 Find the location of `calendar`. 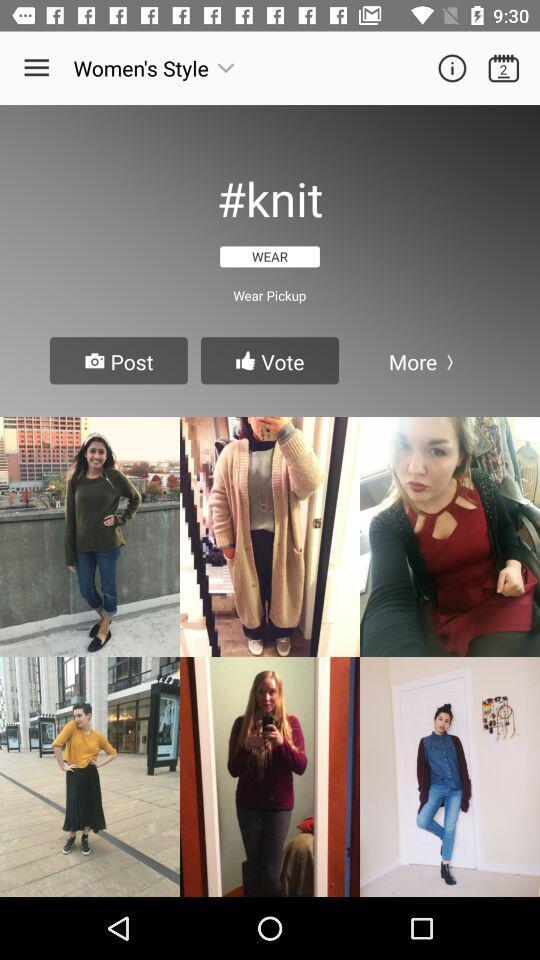

calendar is located at coordinates (502, 68).